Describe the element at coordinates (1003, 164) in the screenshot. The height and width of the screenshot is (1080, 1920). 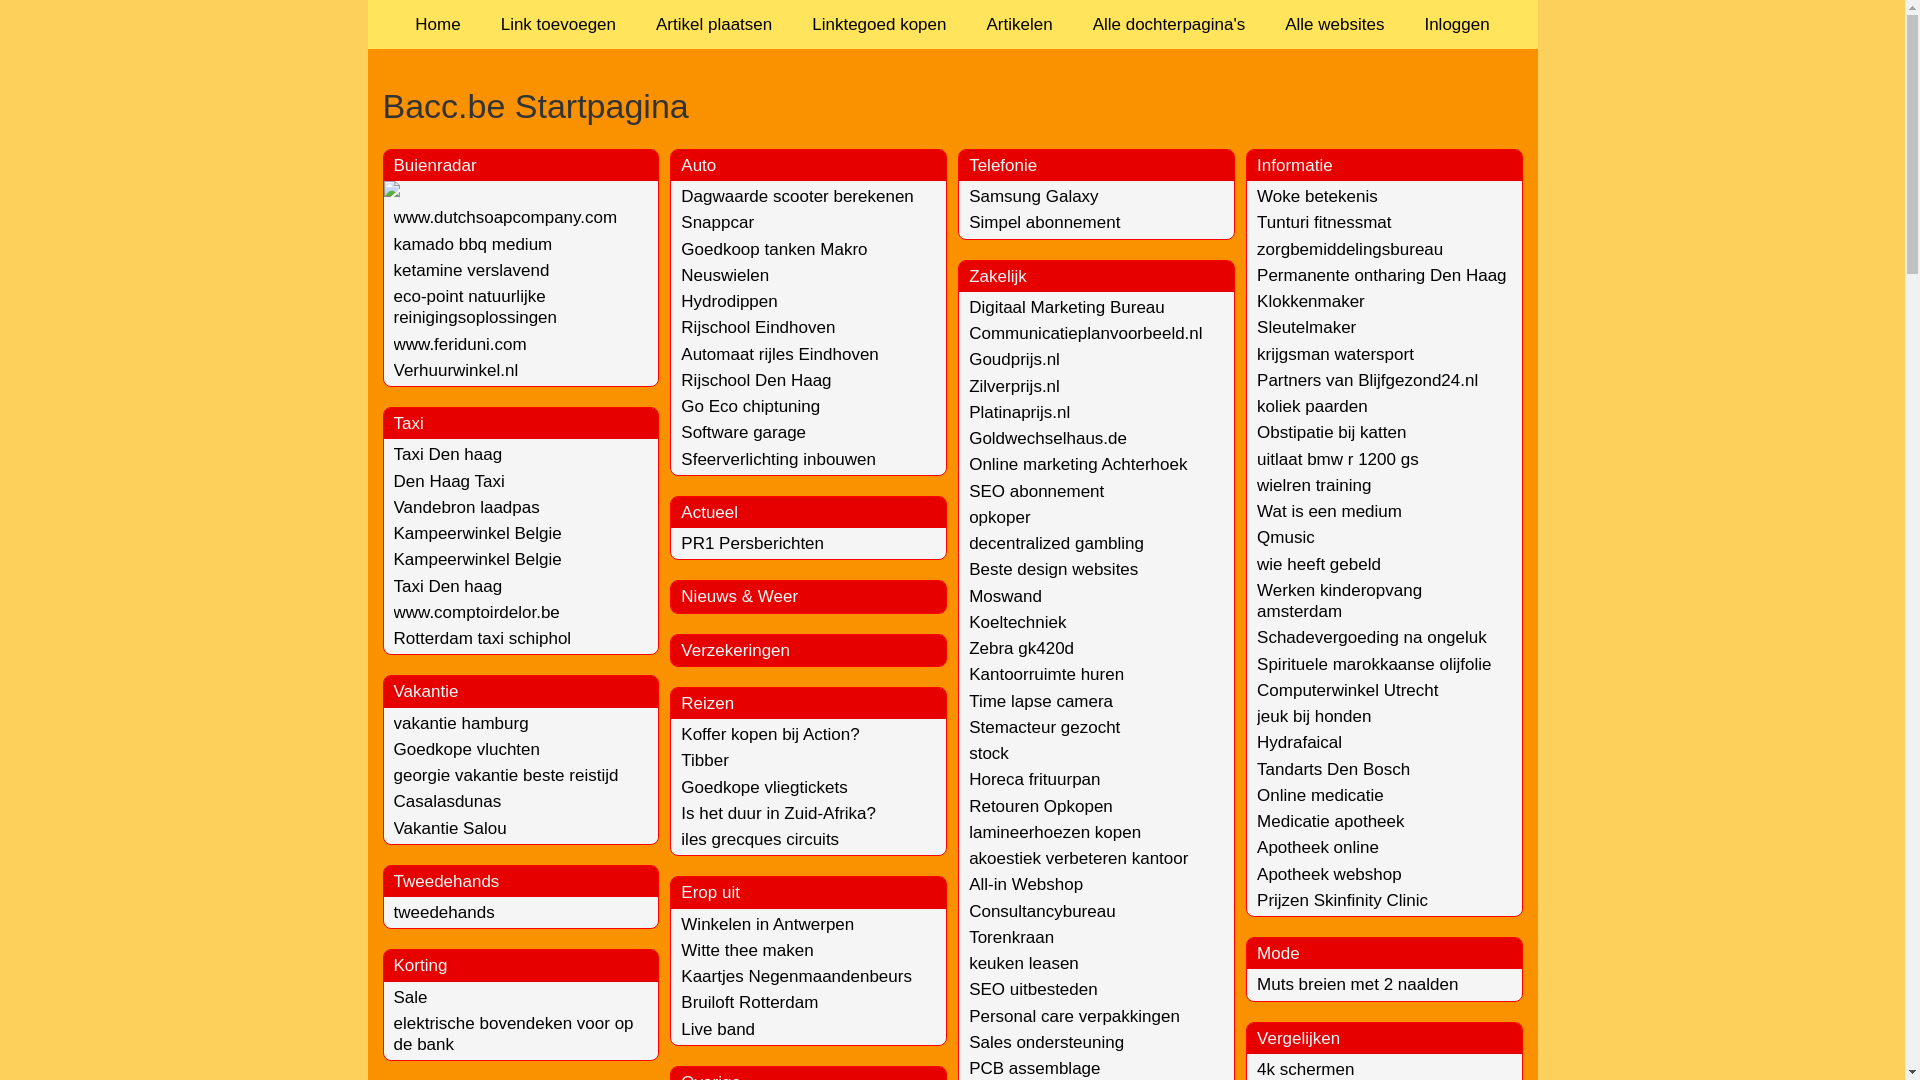
I see `'Telefonie'` at that location.